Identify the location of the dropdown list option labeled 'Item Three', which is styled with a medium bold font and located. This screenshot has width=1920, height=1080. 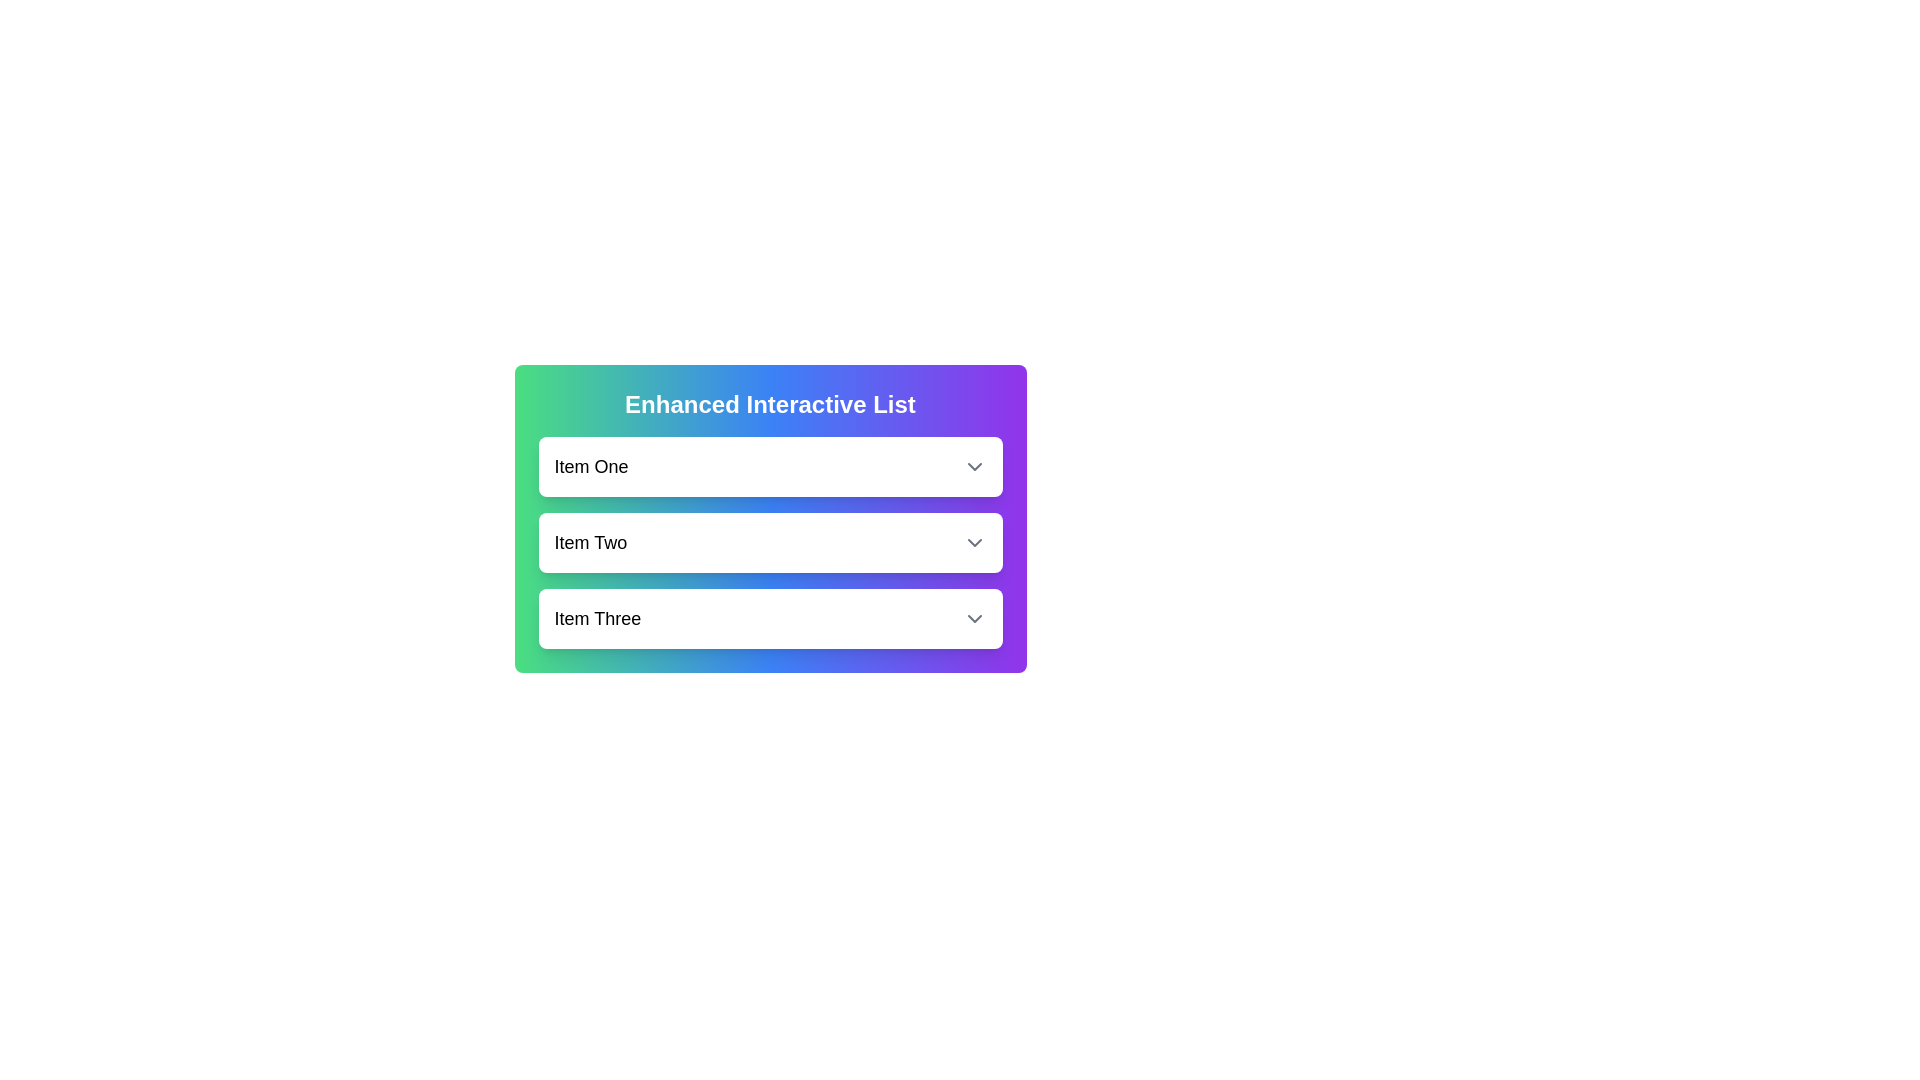
(769, 617).